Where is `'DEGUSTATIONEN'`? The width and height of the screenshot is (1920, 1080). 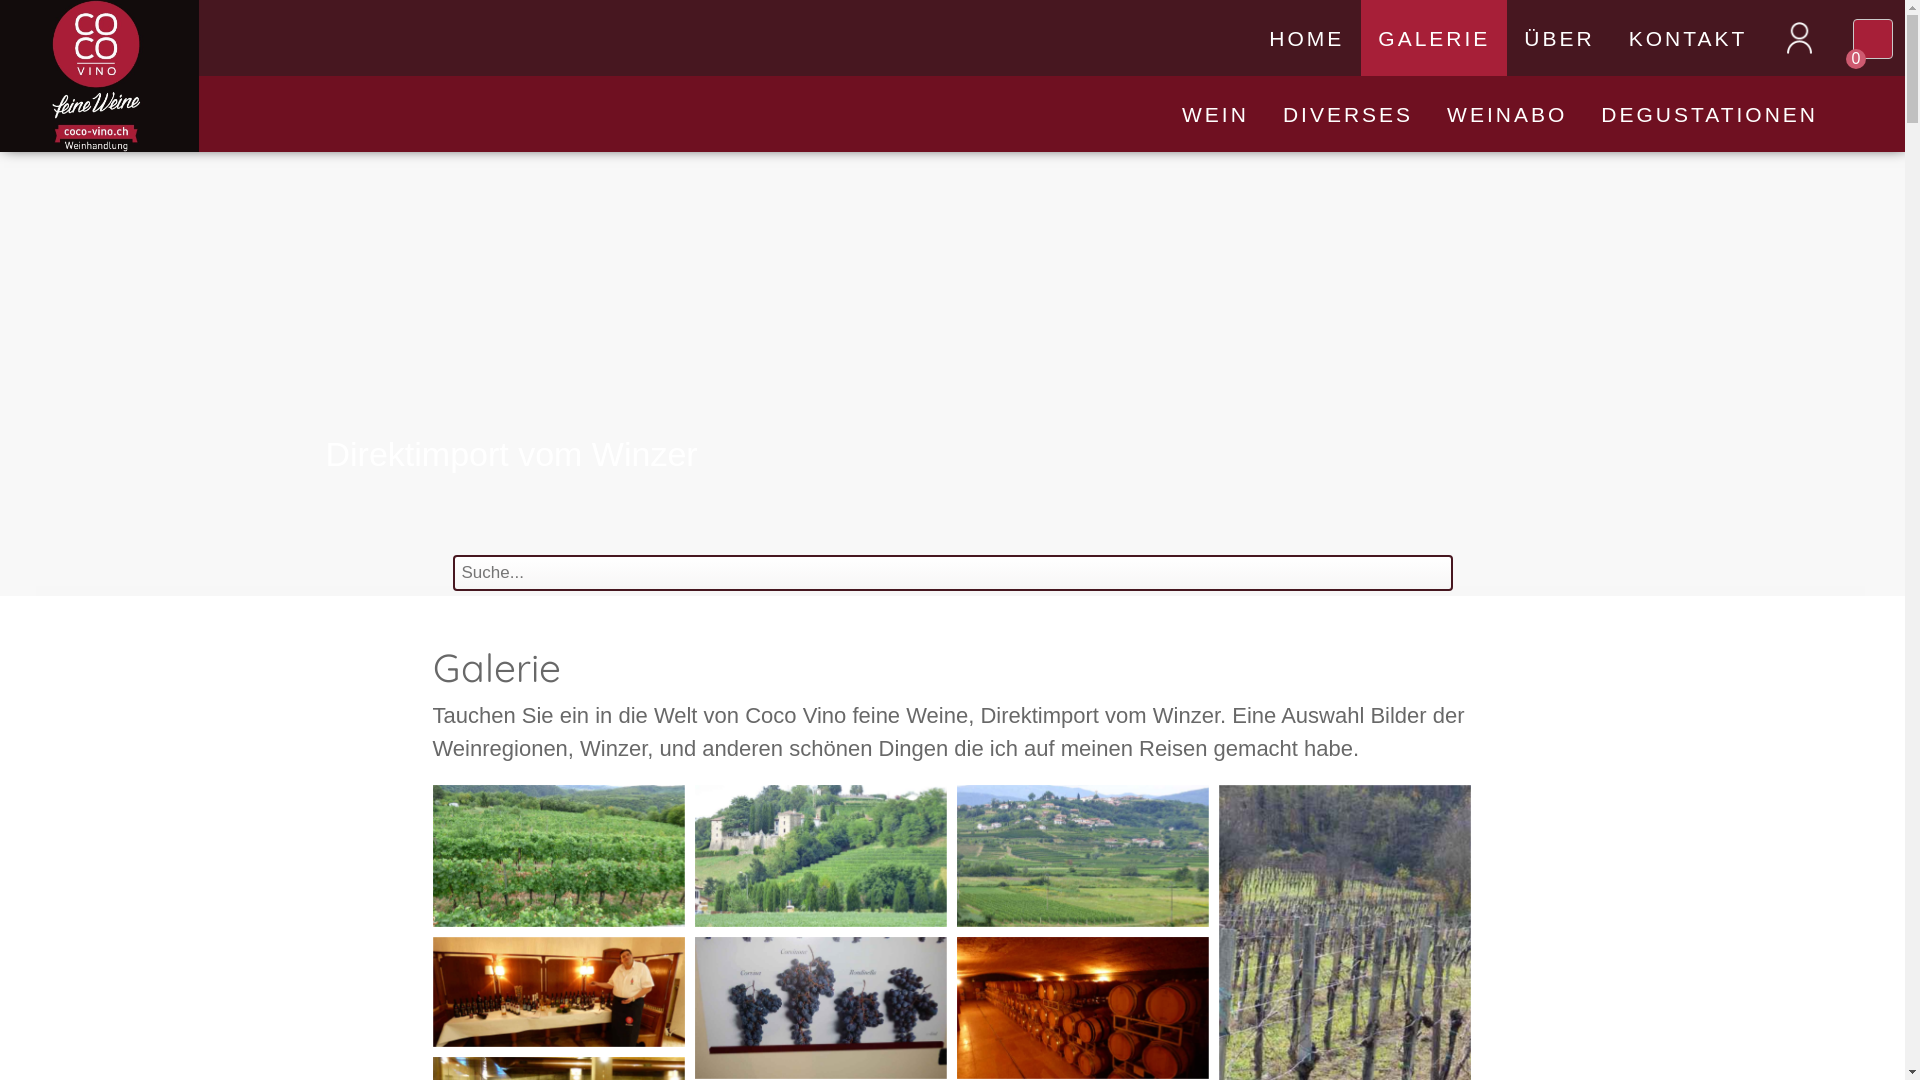 'DEGUSTATIONEN' is located at coordinates (1708, 114).